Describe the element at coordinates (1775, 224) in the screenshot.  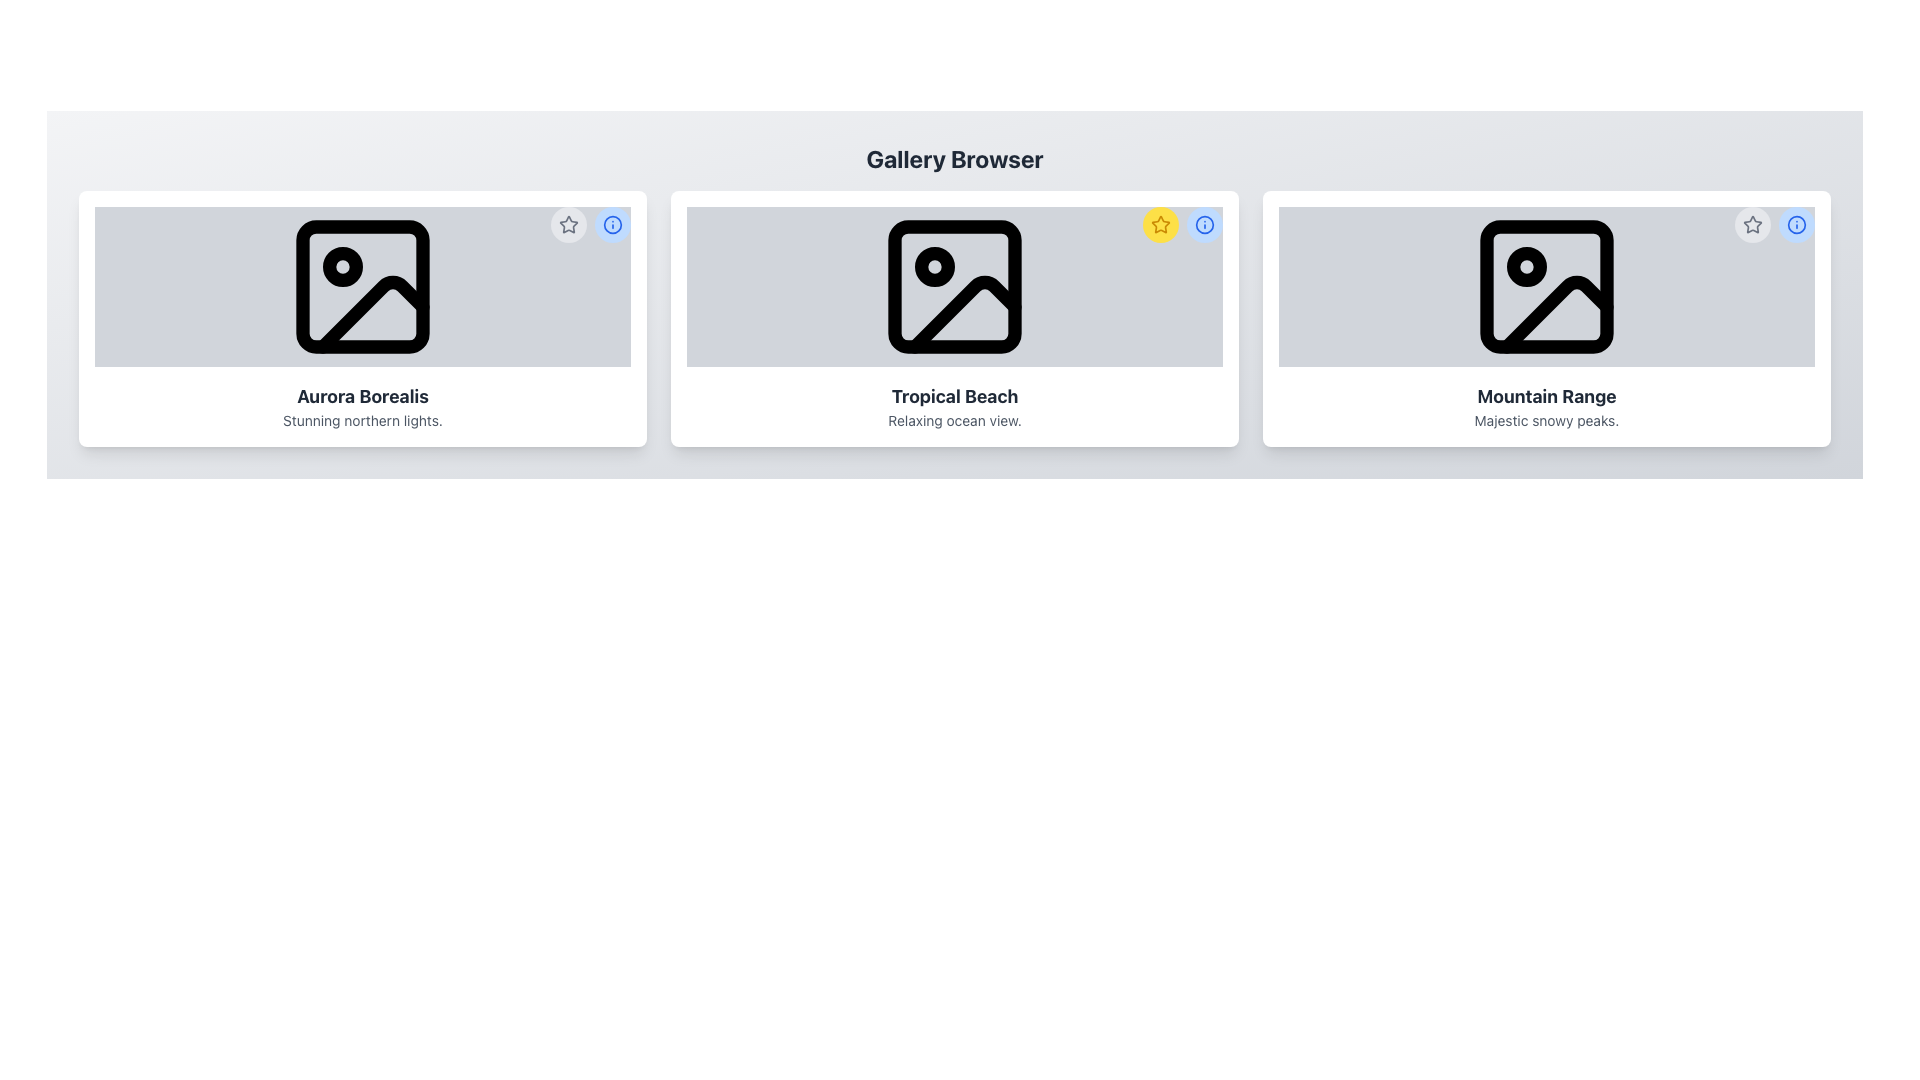
I see `the info icon located in the top right corner of the card displaying 'Mountain Range'` at that location.